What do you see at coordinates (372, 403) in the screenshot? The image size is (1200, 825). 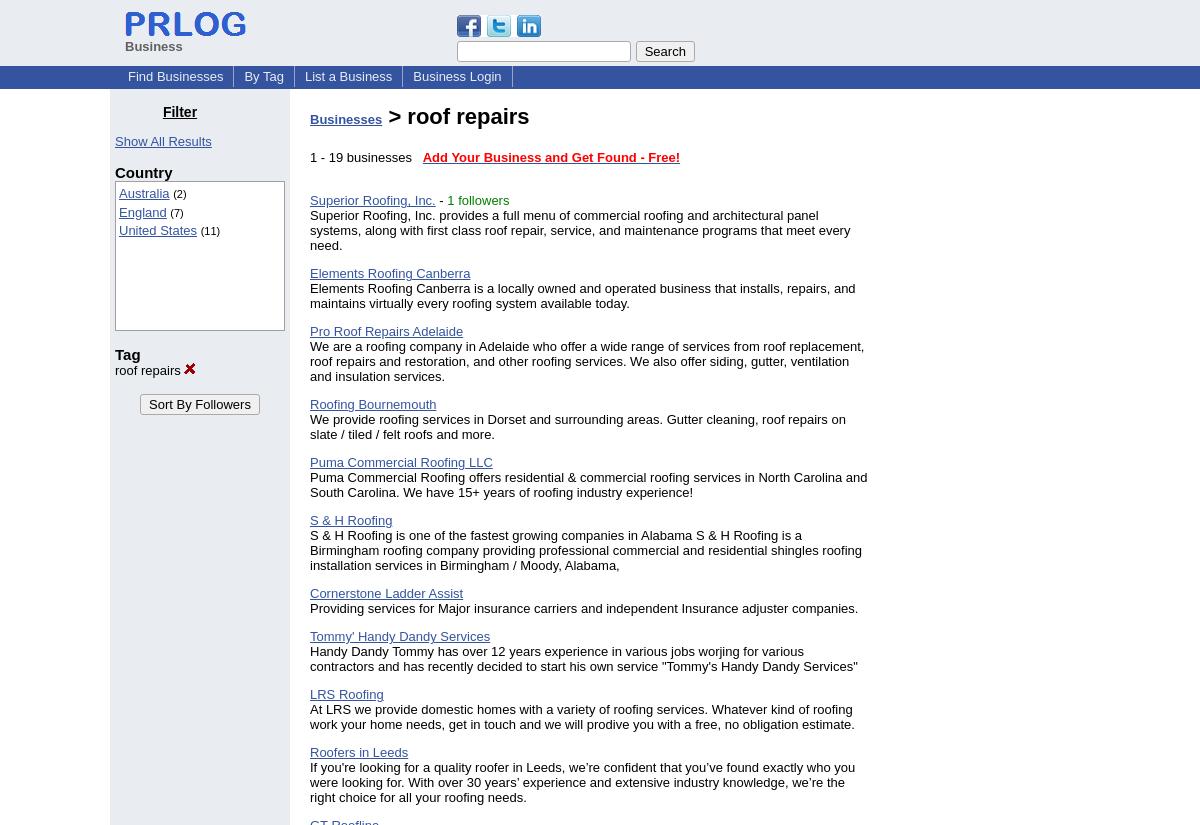 I see `'Roofing Bournemouth'` at bounding box center [372, 403].